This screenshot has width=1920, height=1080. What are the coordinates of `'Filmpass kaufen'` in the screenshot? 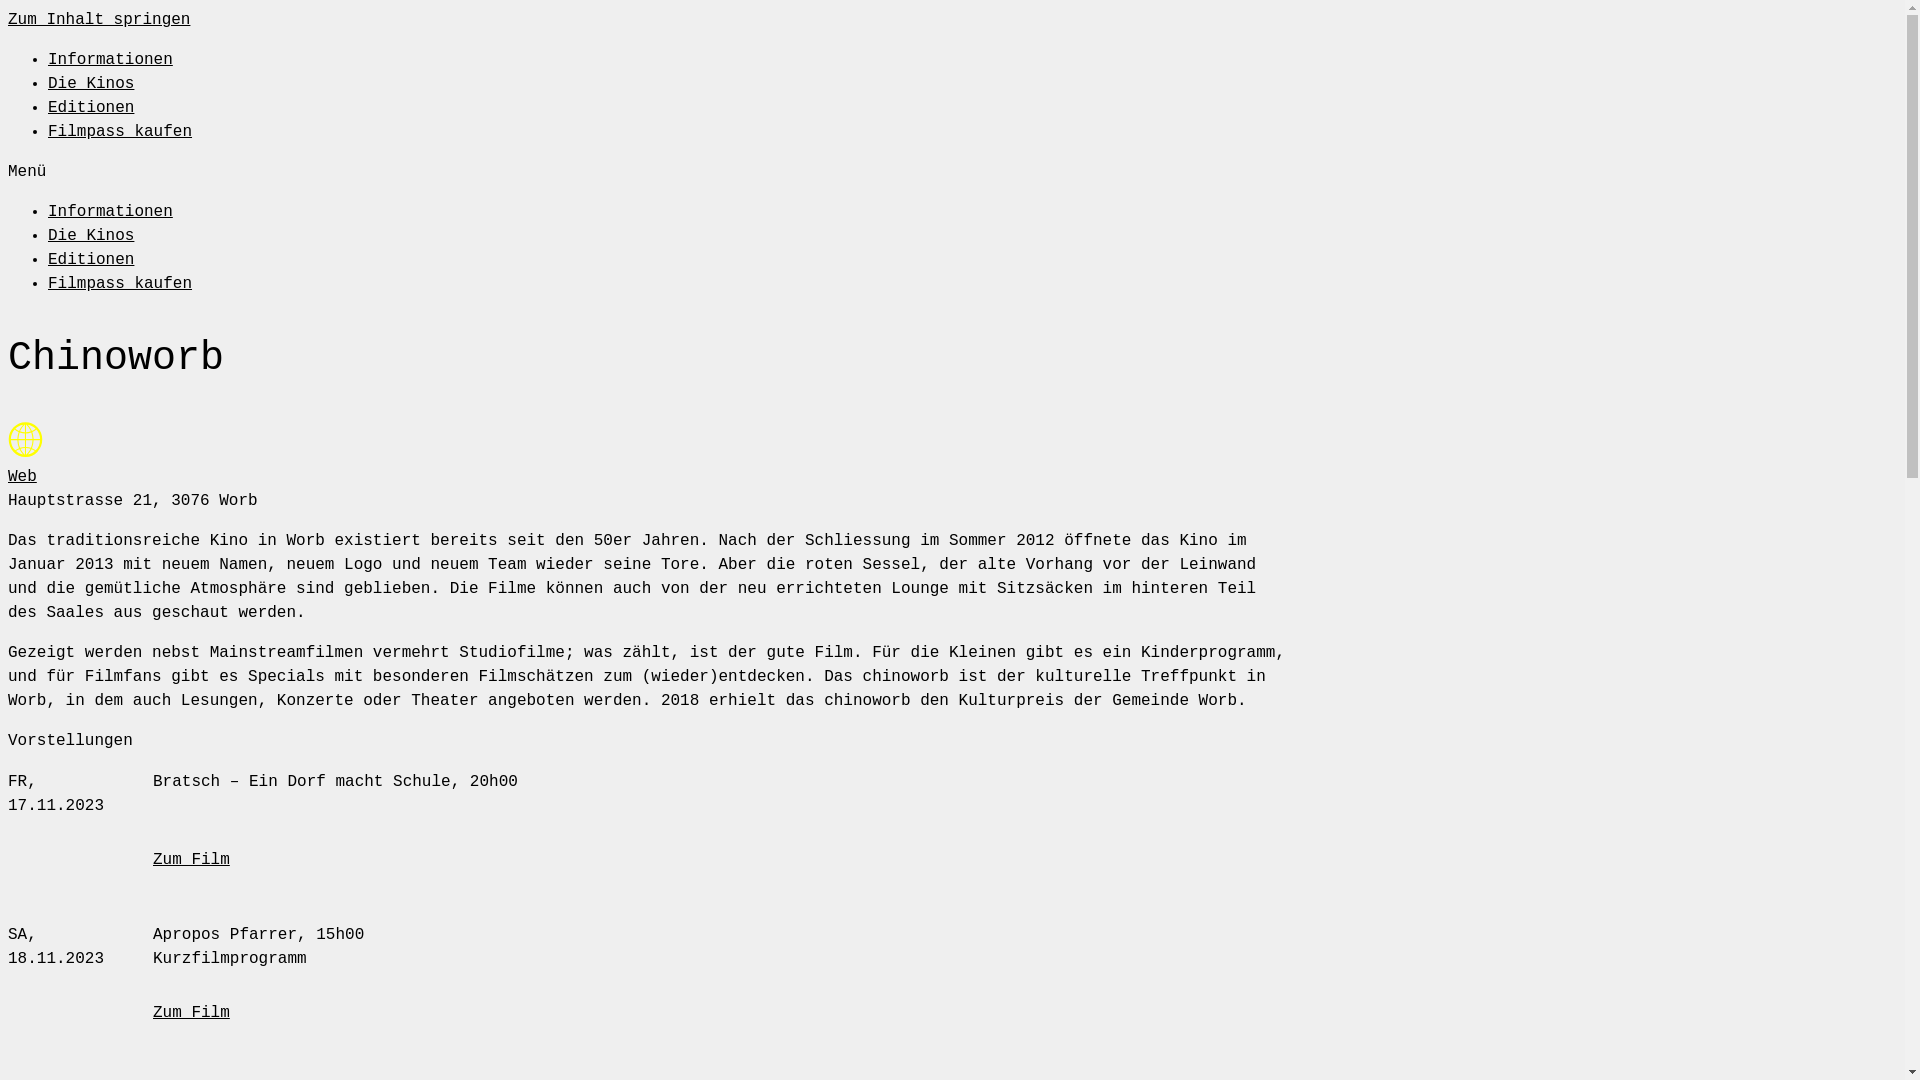 It's located at (48, 131).